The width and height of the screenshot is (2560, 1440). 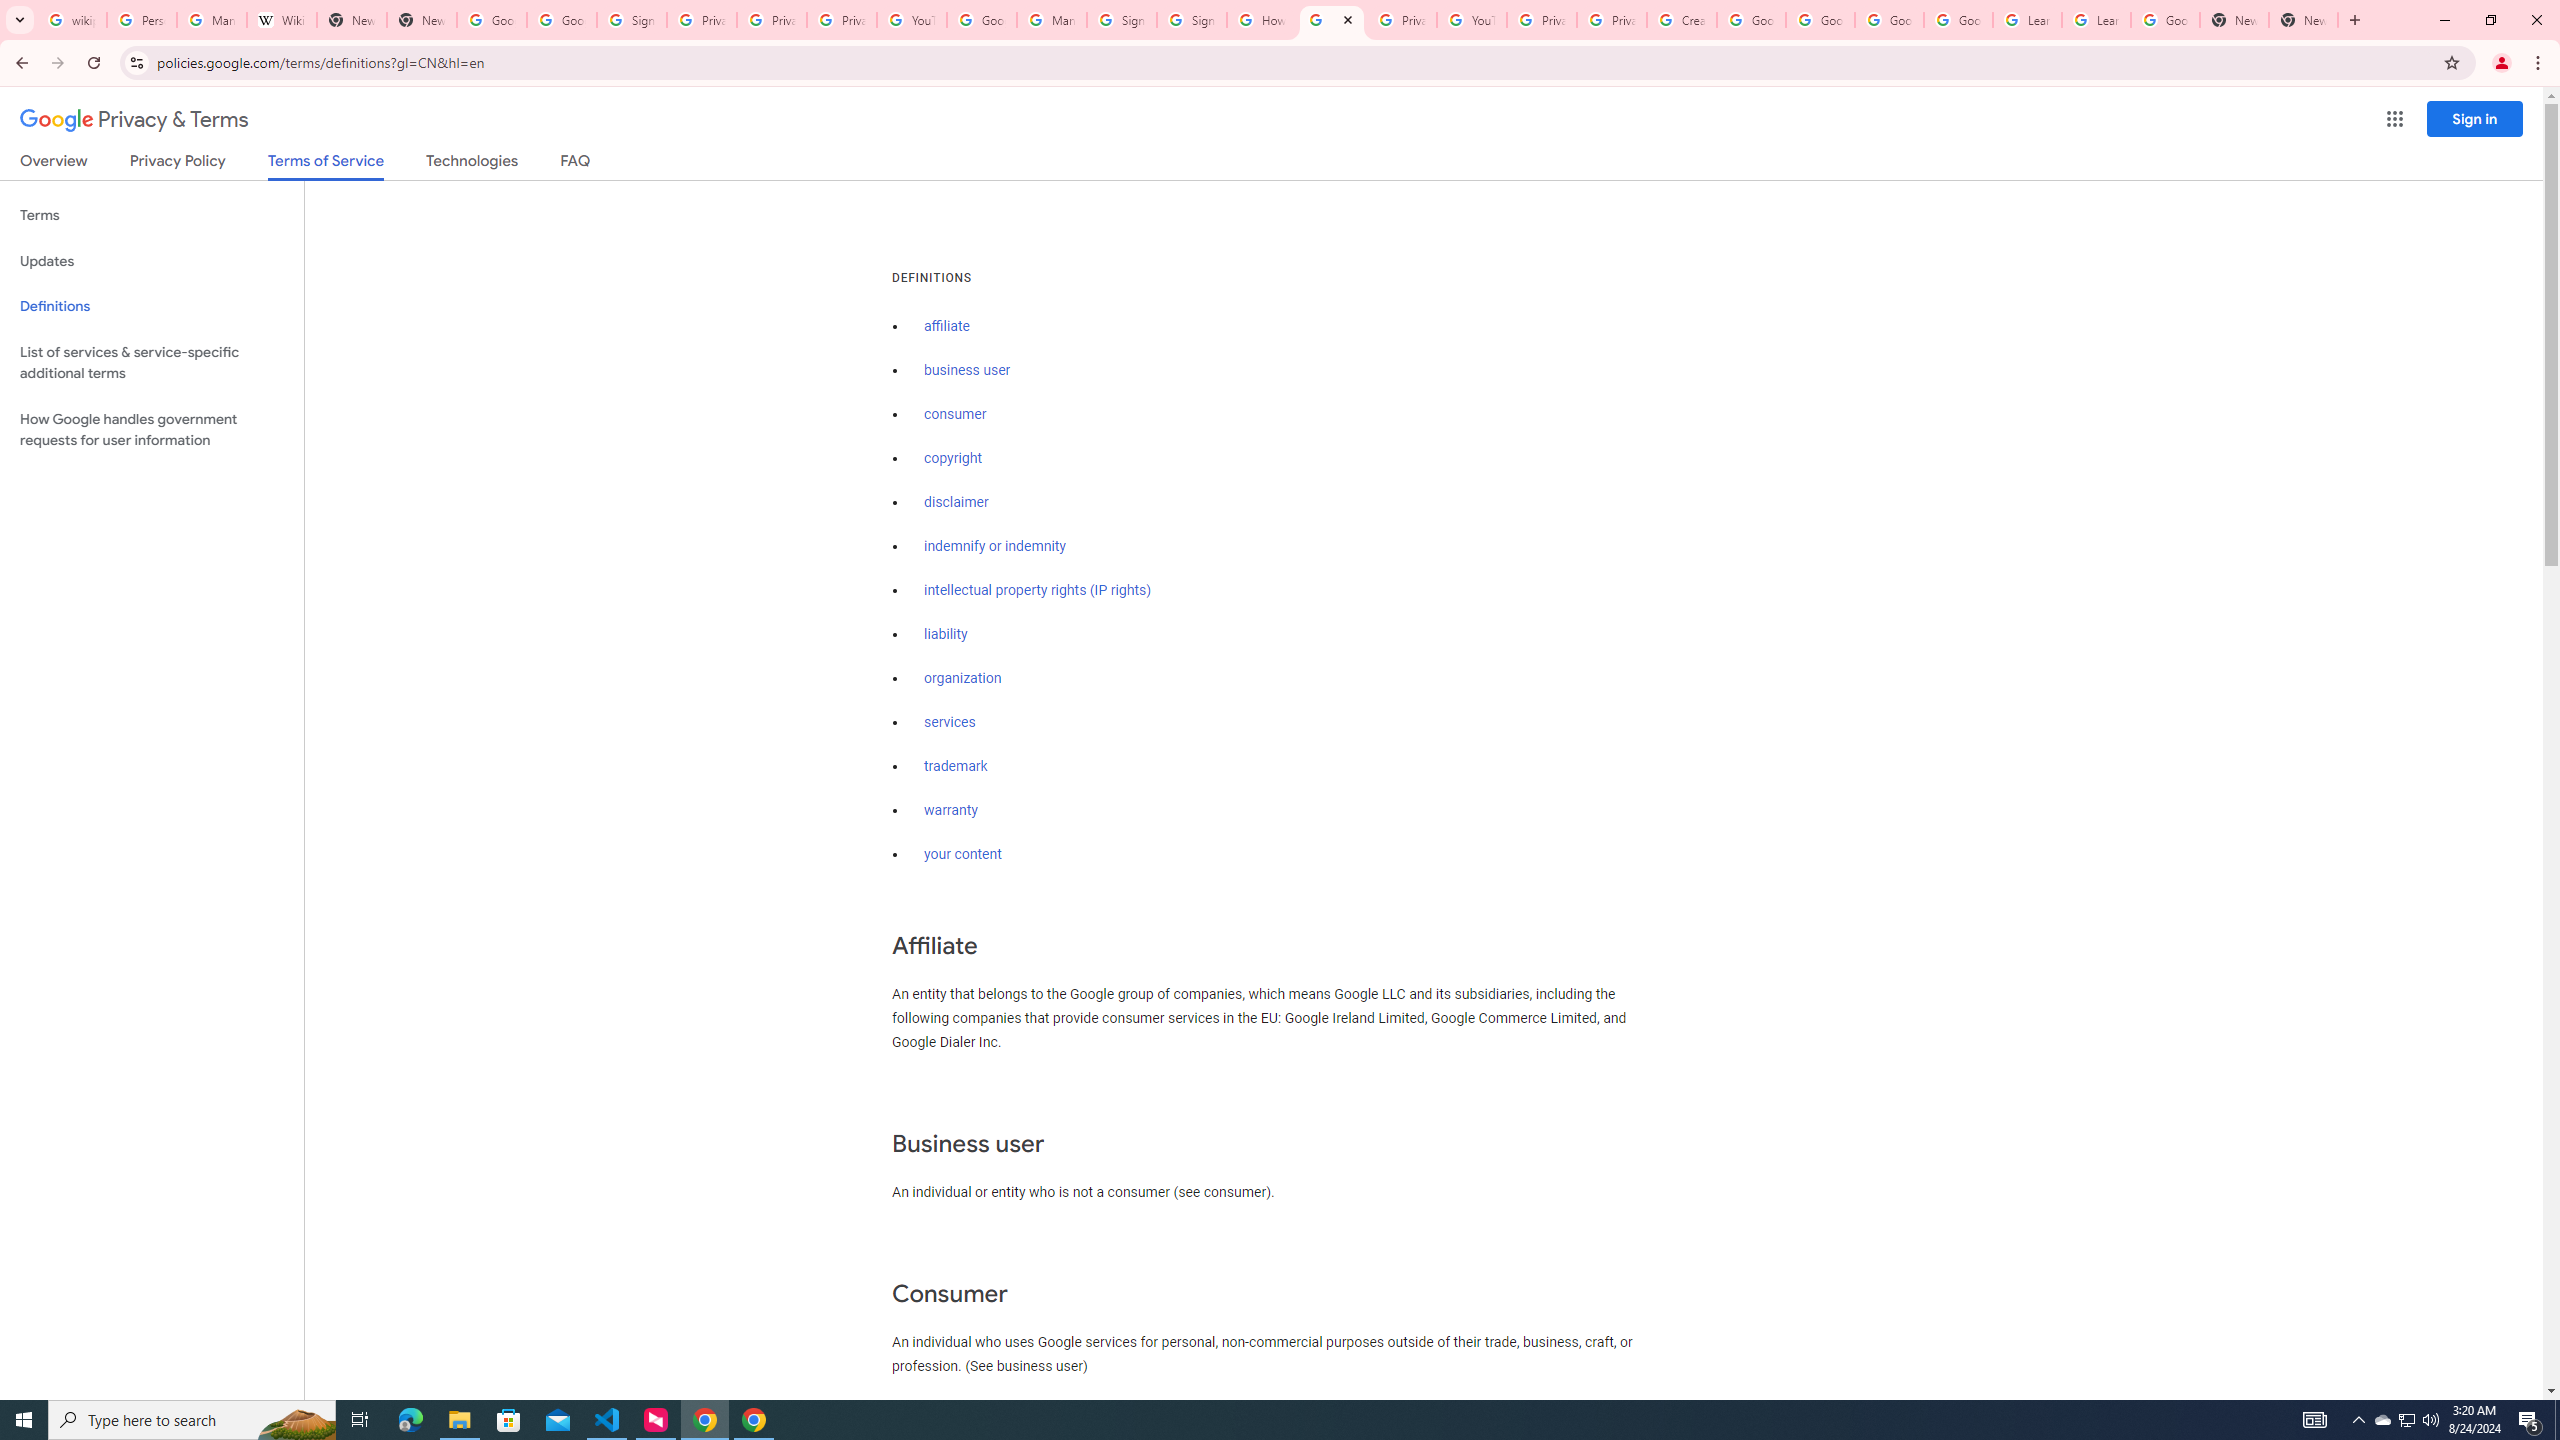 What do you see at coordinates (955, 502) in the screenshot?
I see `'disclaimer'` at bounding box center [955, 502].